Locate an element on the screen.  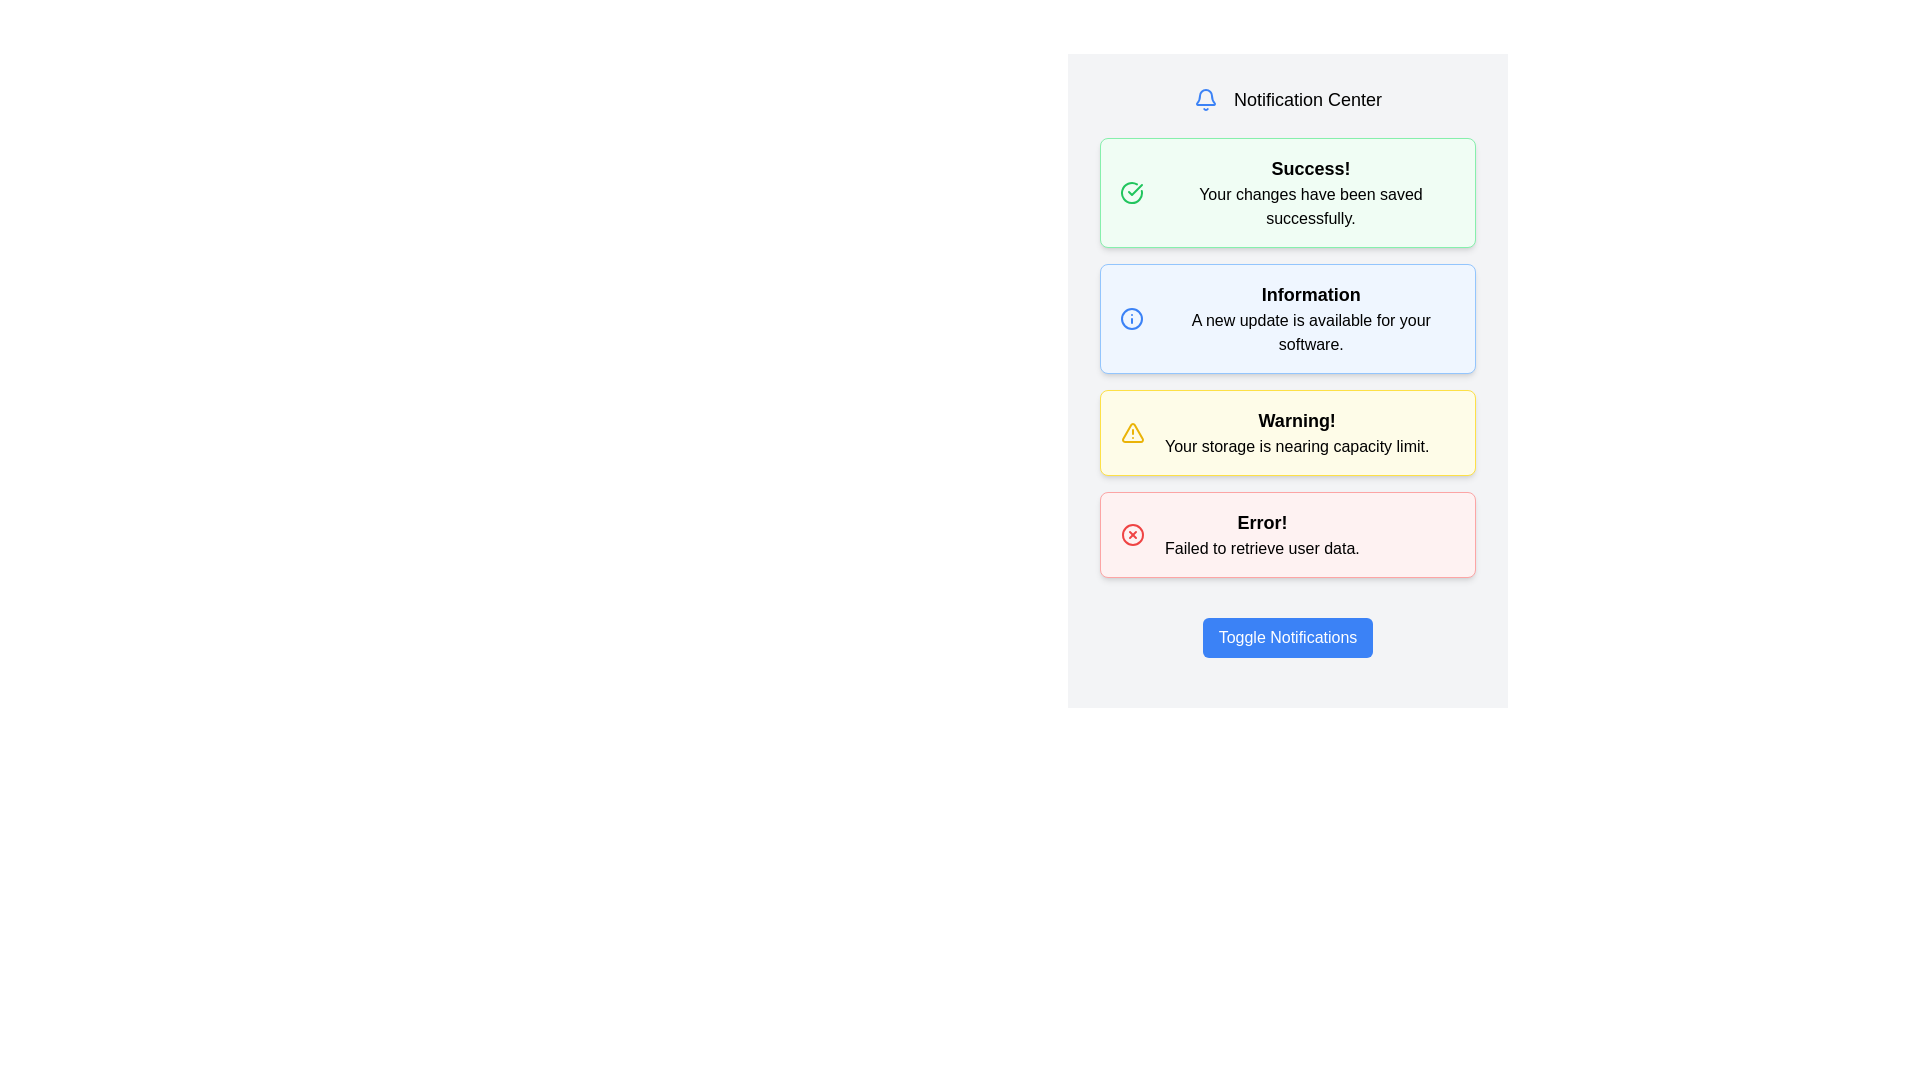
the error notification circle located in the fourth notification box labeled 'Error!' to indicate an error within the user interface is located at coordinates (1132, 534).